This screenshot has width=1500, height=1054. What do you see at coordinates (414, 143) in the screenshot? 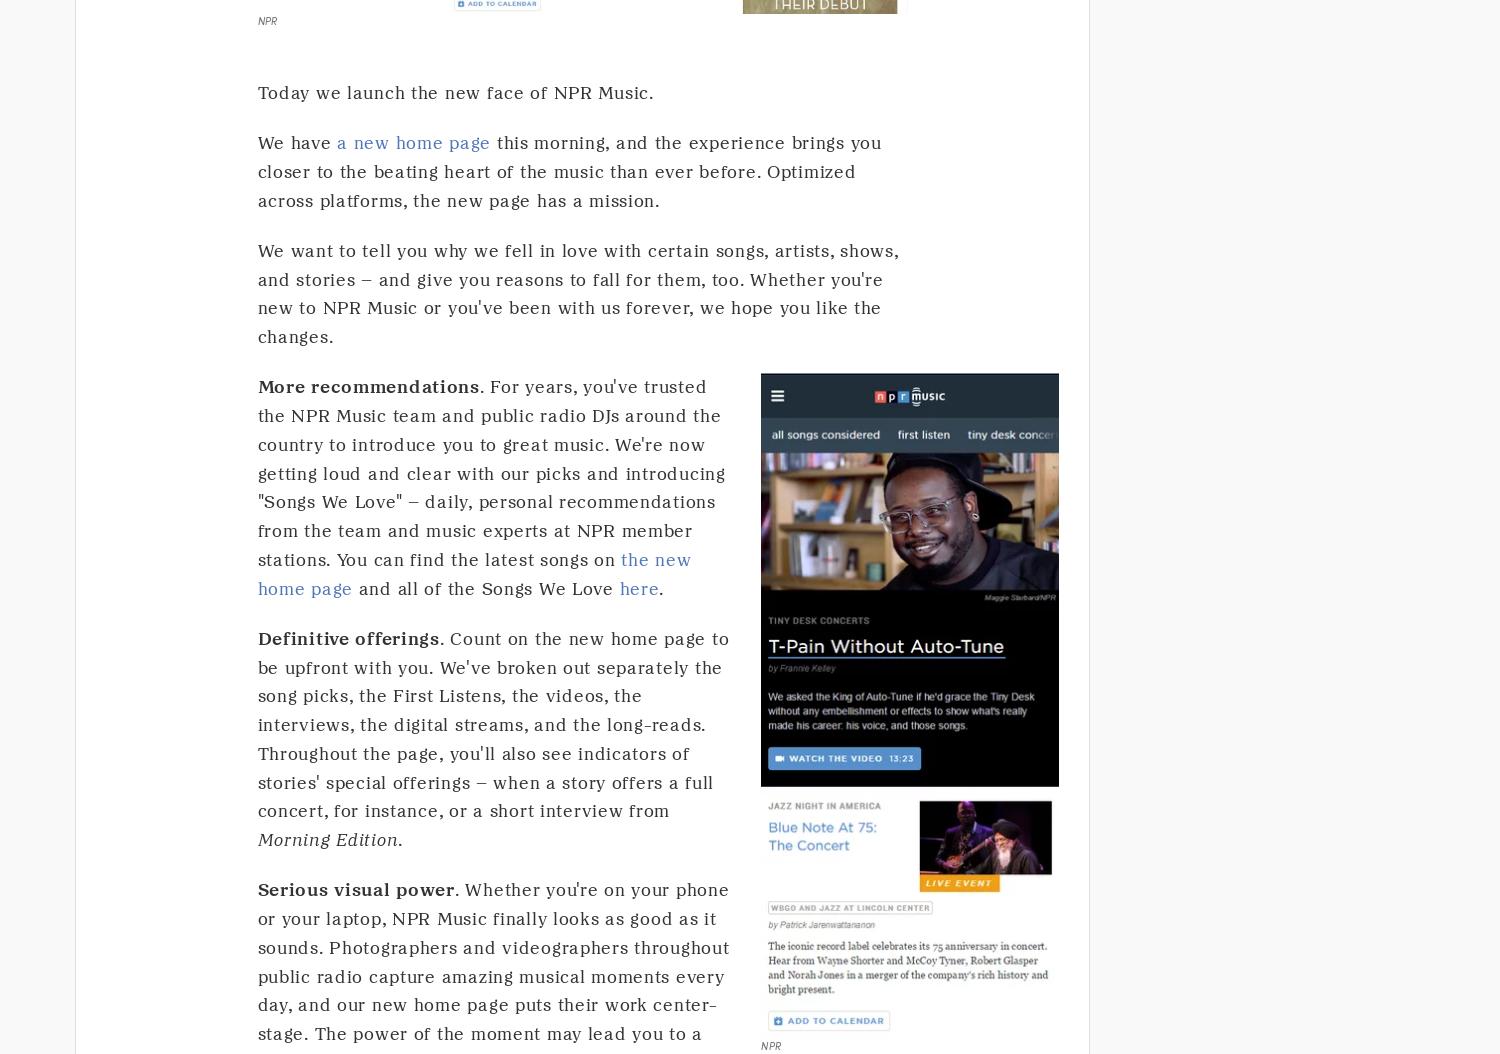
I see `'a new home page'` at bounding box center [414, 143].